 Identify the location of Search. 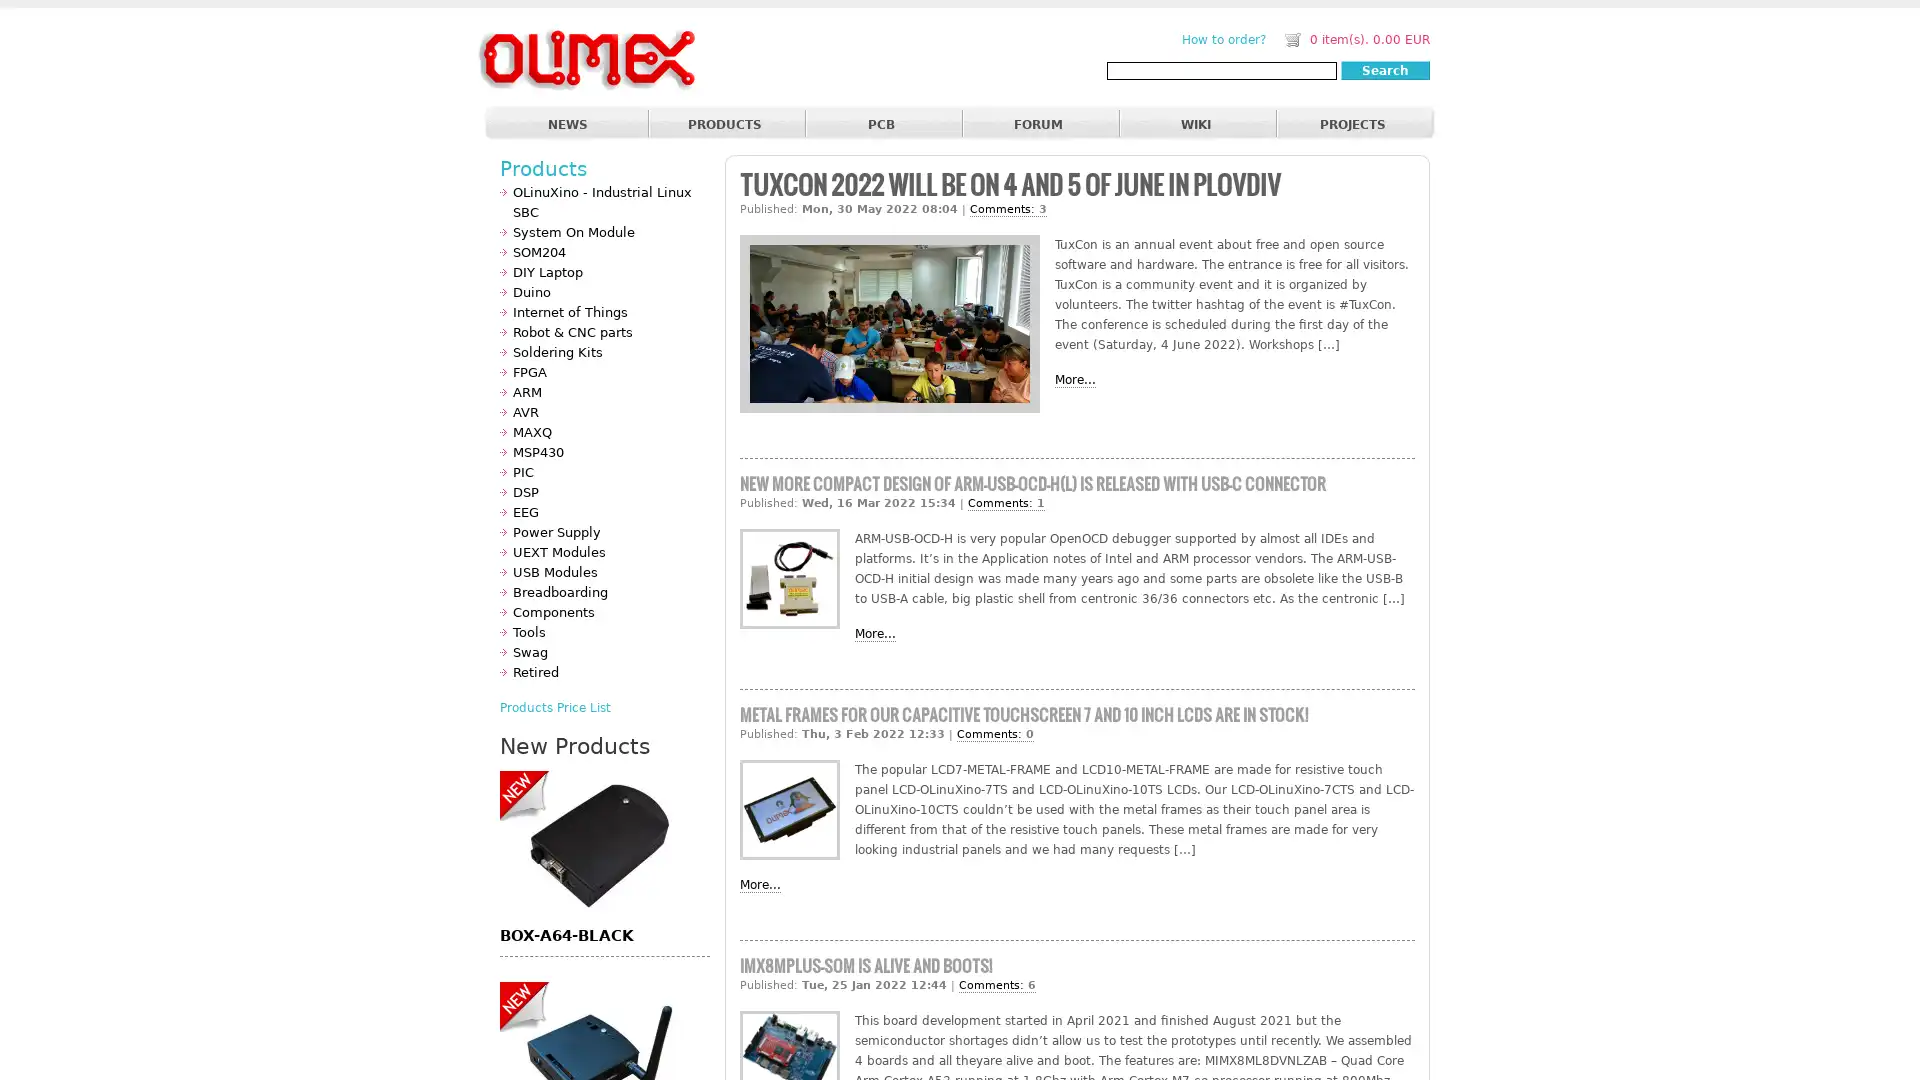
(1384, 69).